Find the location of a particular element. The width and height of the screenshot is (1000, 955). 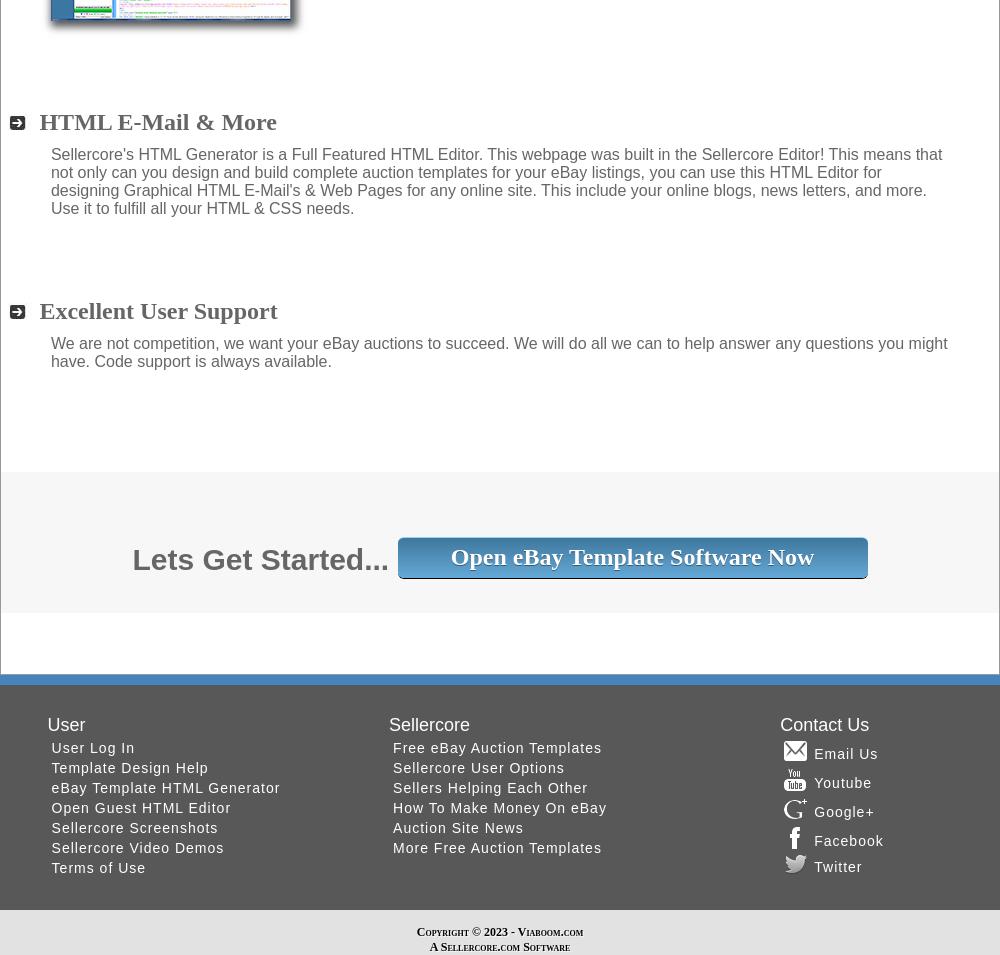

'Sellercore' is located at coordinates (389, 722).